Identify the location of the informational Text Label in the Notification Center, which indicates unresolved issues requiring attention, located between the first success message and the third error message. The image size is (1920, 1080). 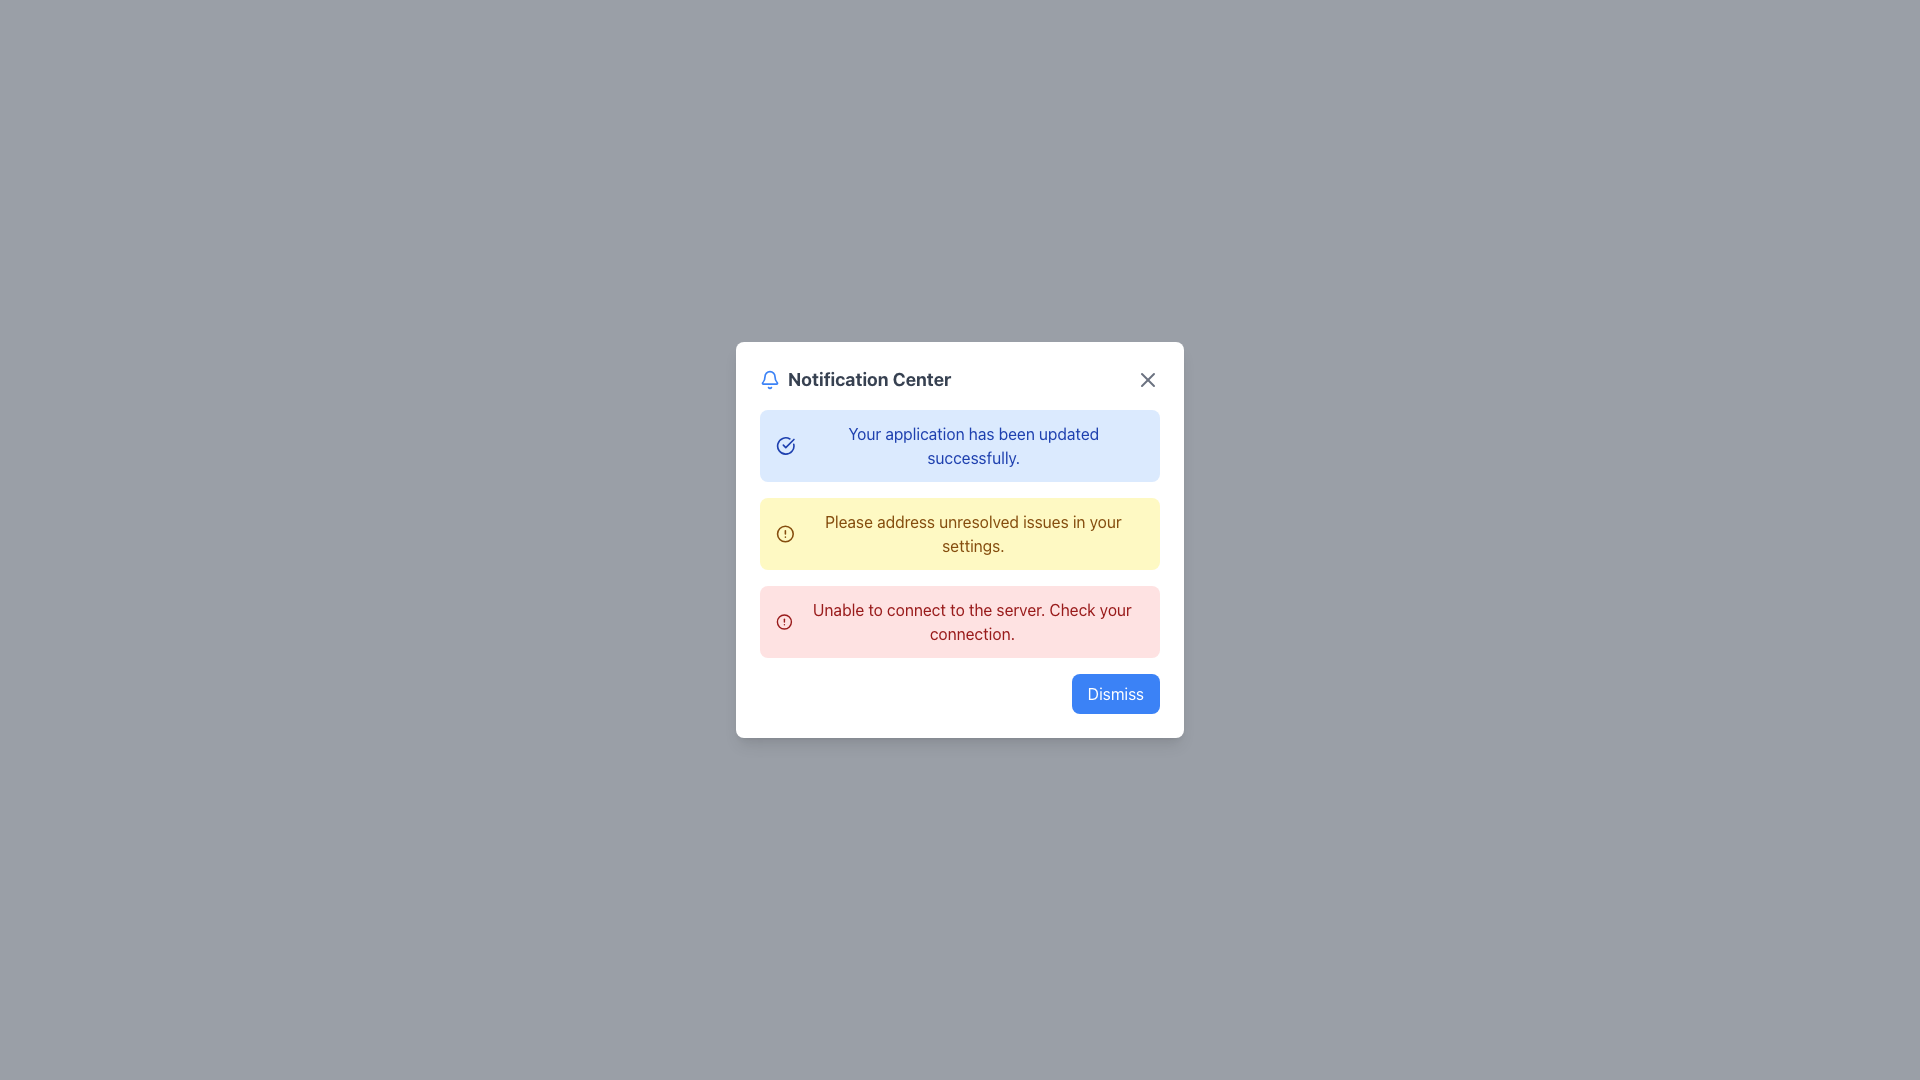
(973, 532).